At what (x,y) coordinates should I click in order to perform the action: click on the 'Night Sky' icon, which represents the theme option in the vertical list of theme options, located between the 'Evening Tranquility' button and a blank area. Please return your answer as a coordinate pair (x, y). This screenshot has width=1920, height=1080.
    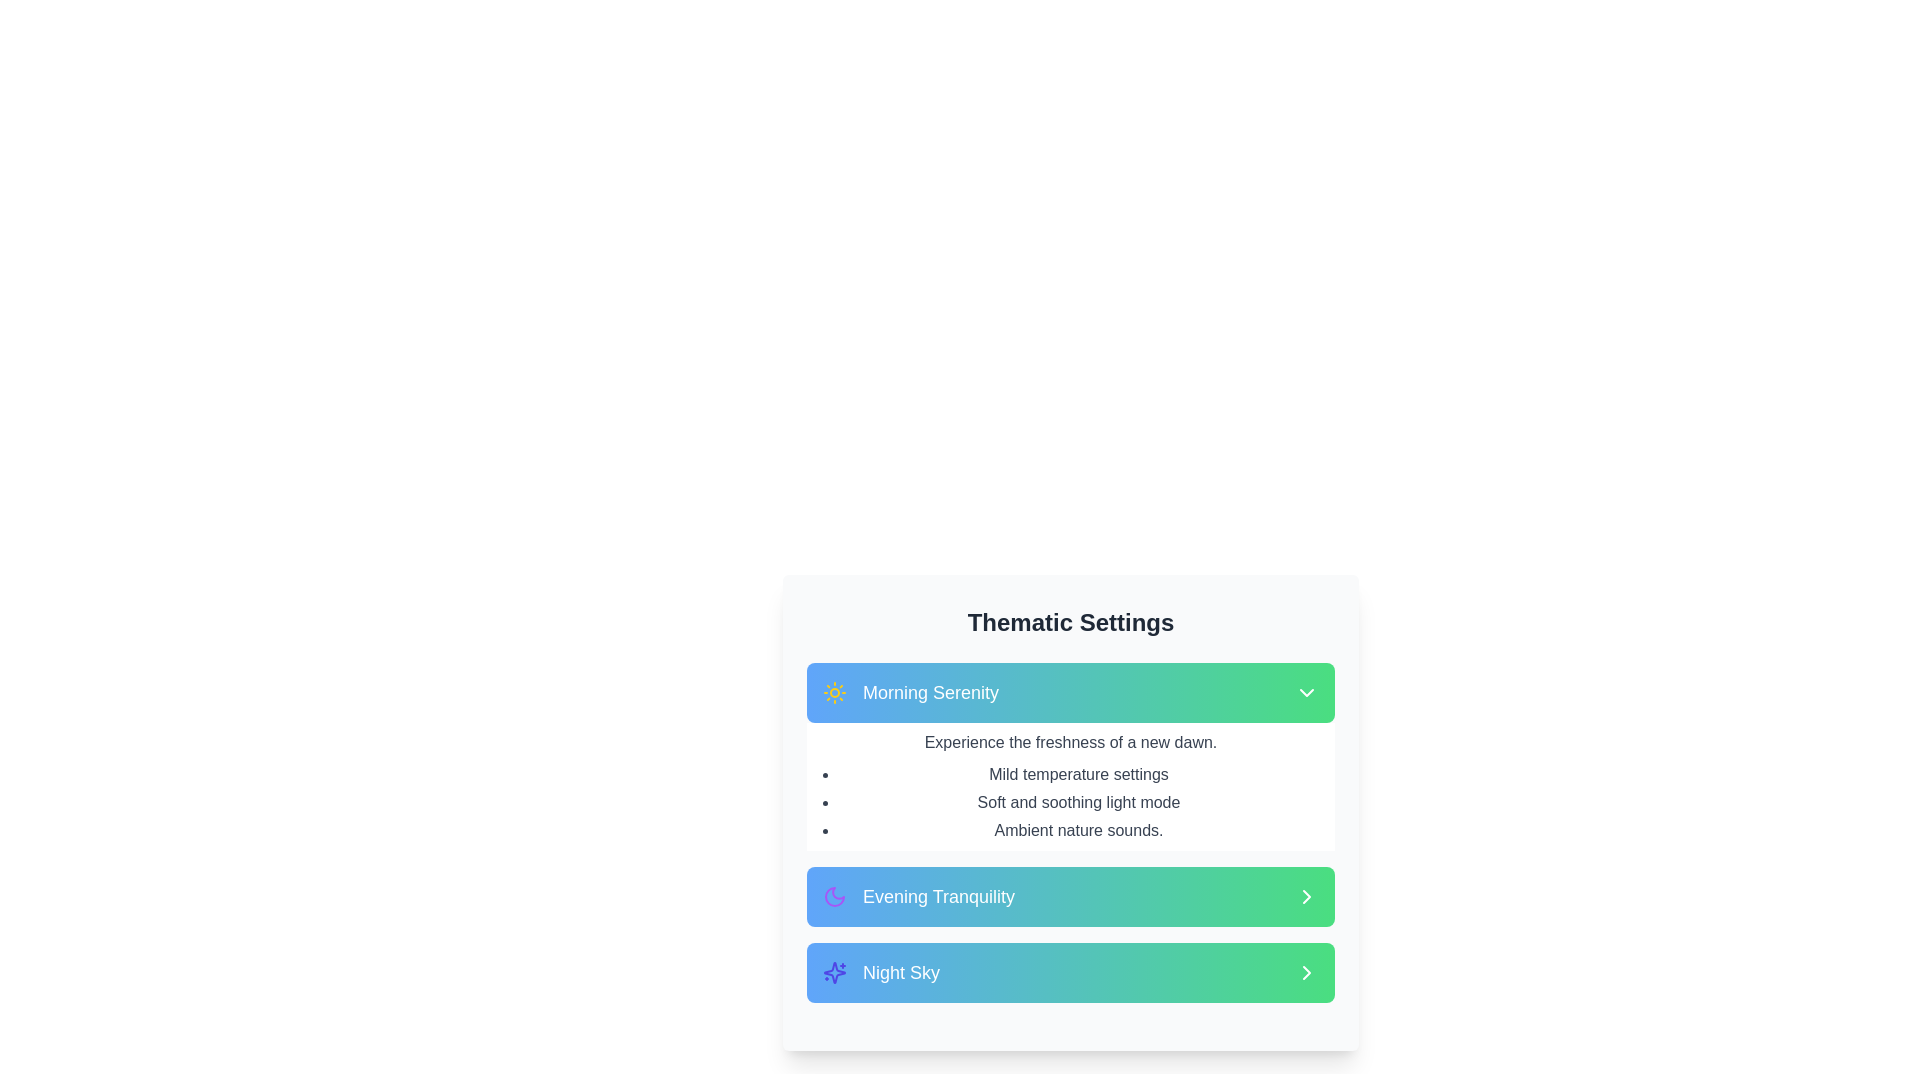
    Looking at the image, I should click on (835, 971).